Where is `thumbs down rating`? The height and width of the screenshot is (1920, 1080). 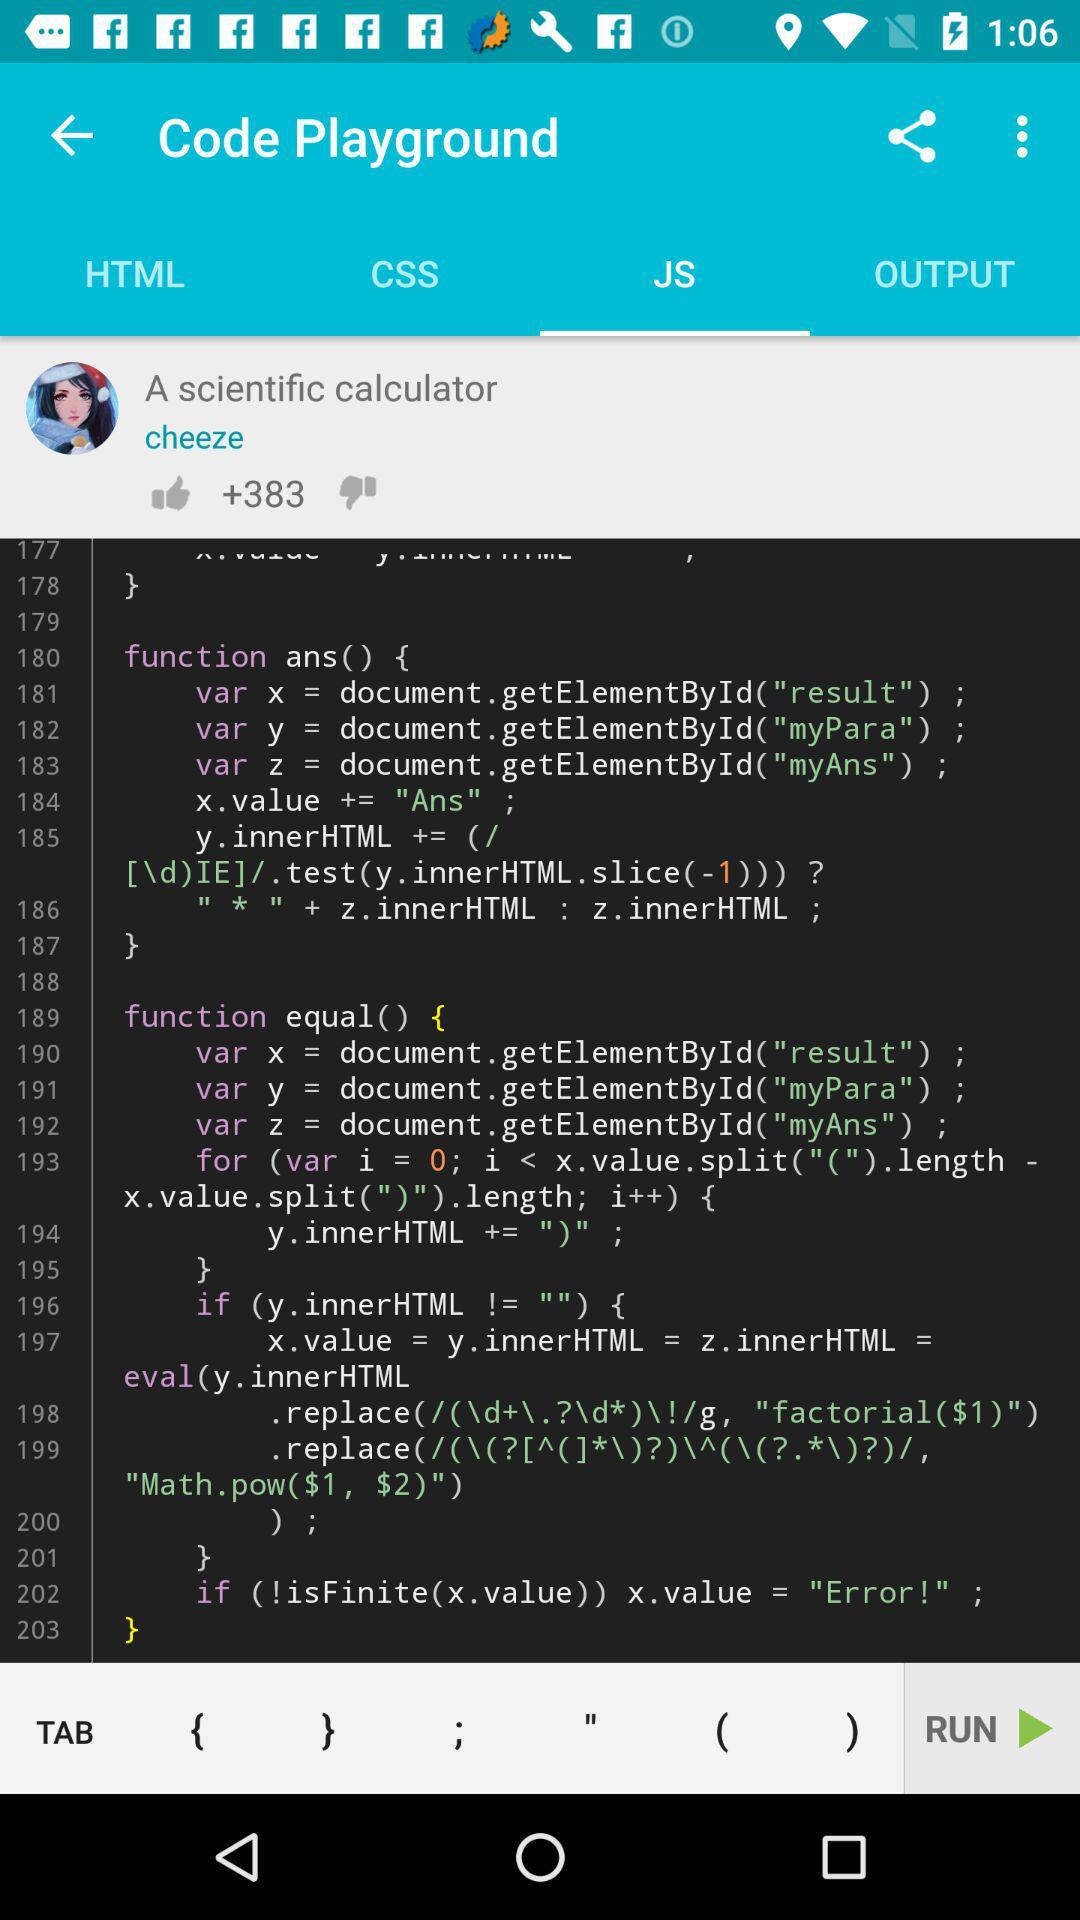
thumbs down rating is located at coordinates (356, 492).